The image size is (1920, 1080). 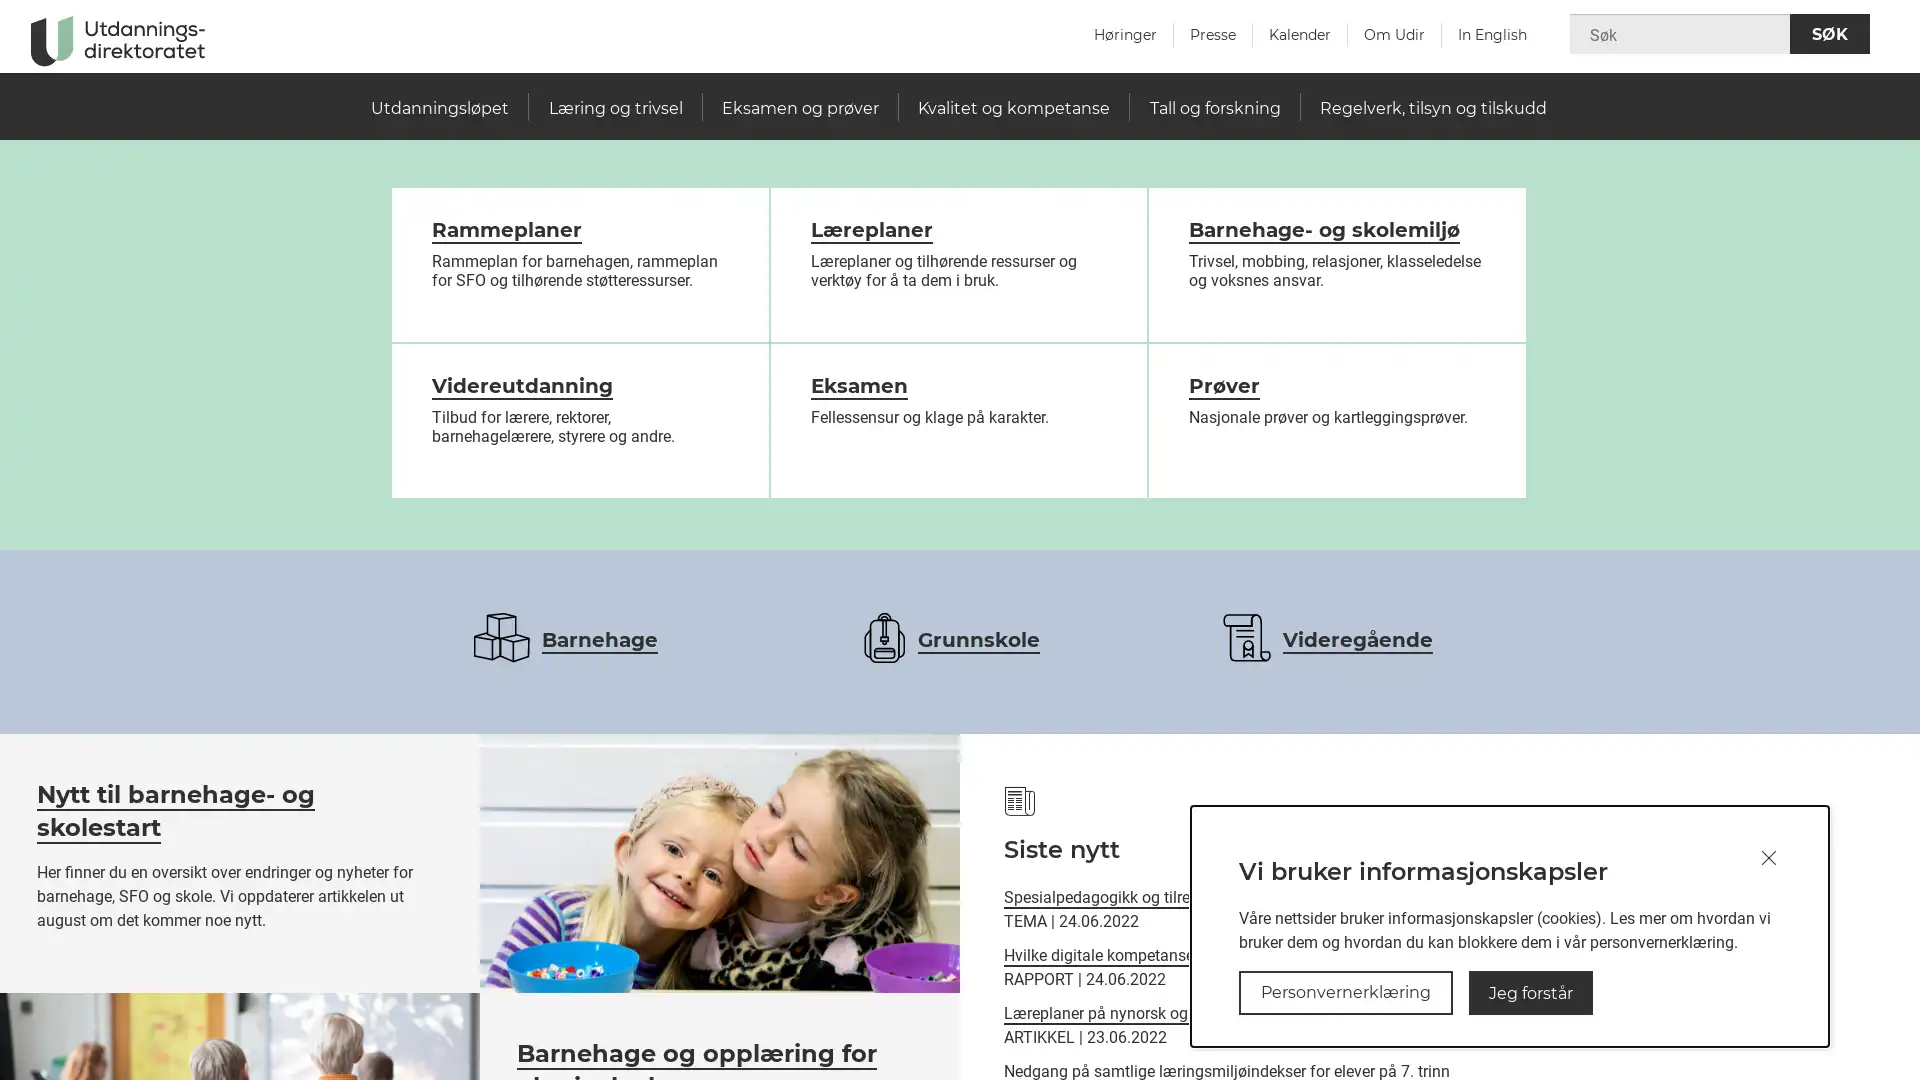 I want to click on Lring og trivsel, so click(x=613, y=108).